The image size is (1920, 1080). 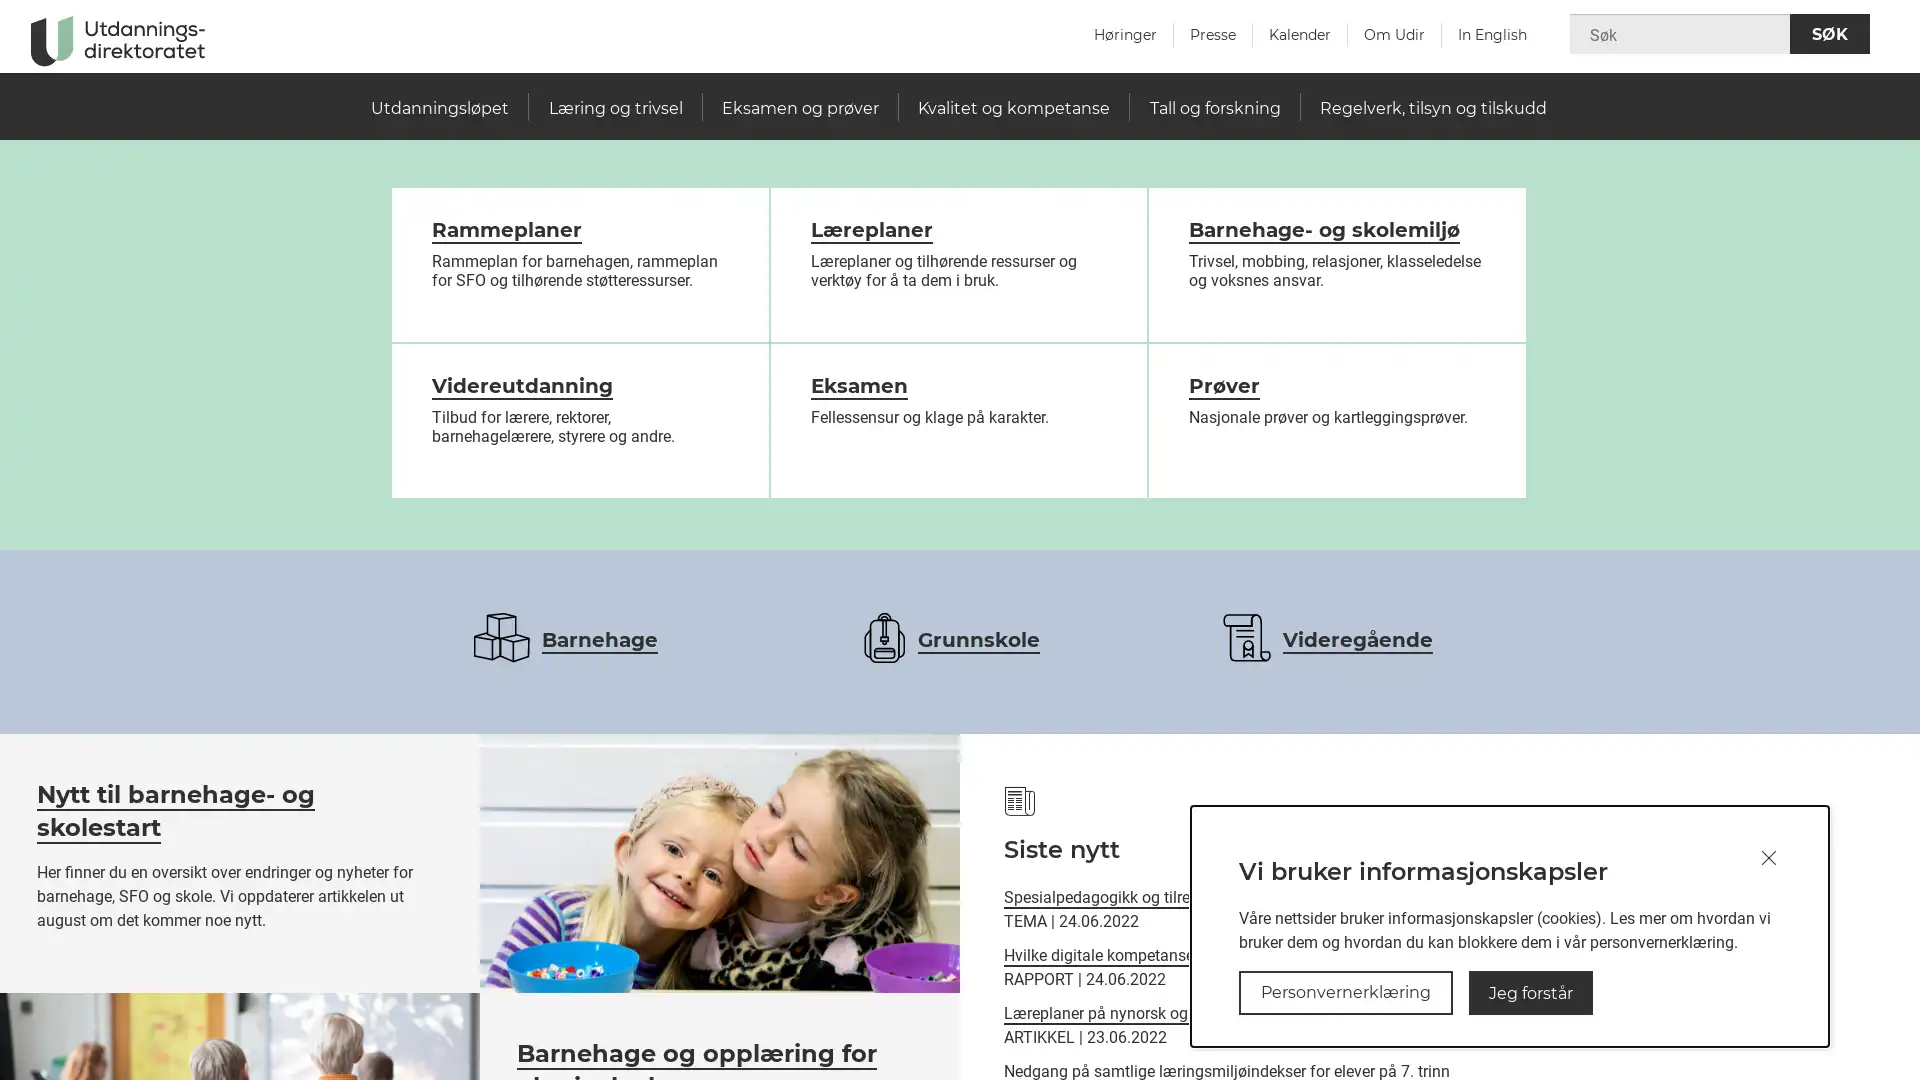 I want to click on Lring og trivsel, so click(x=613, y=108).